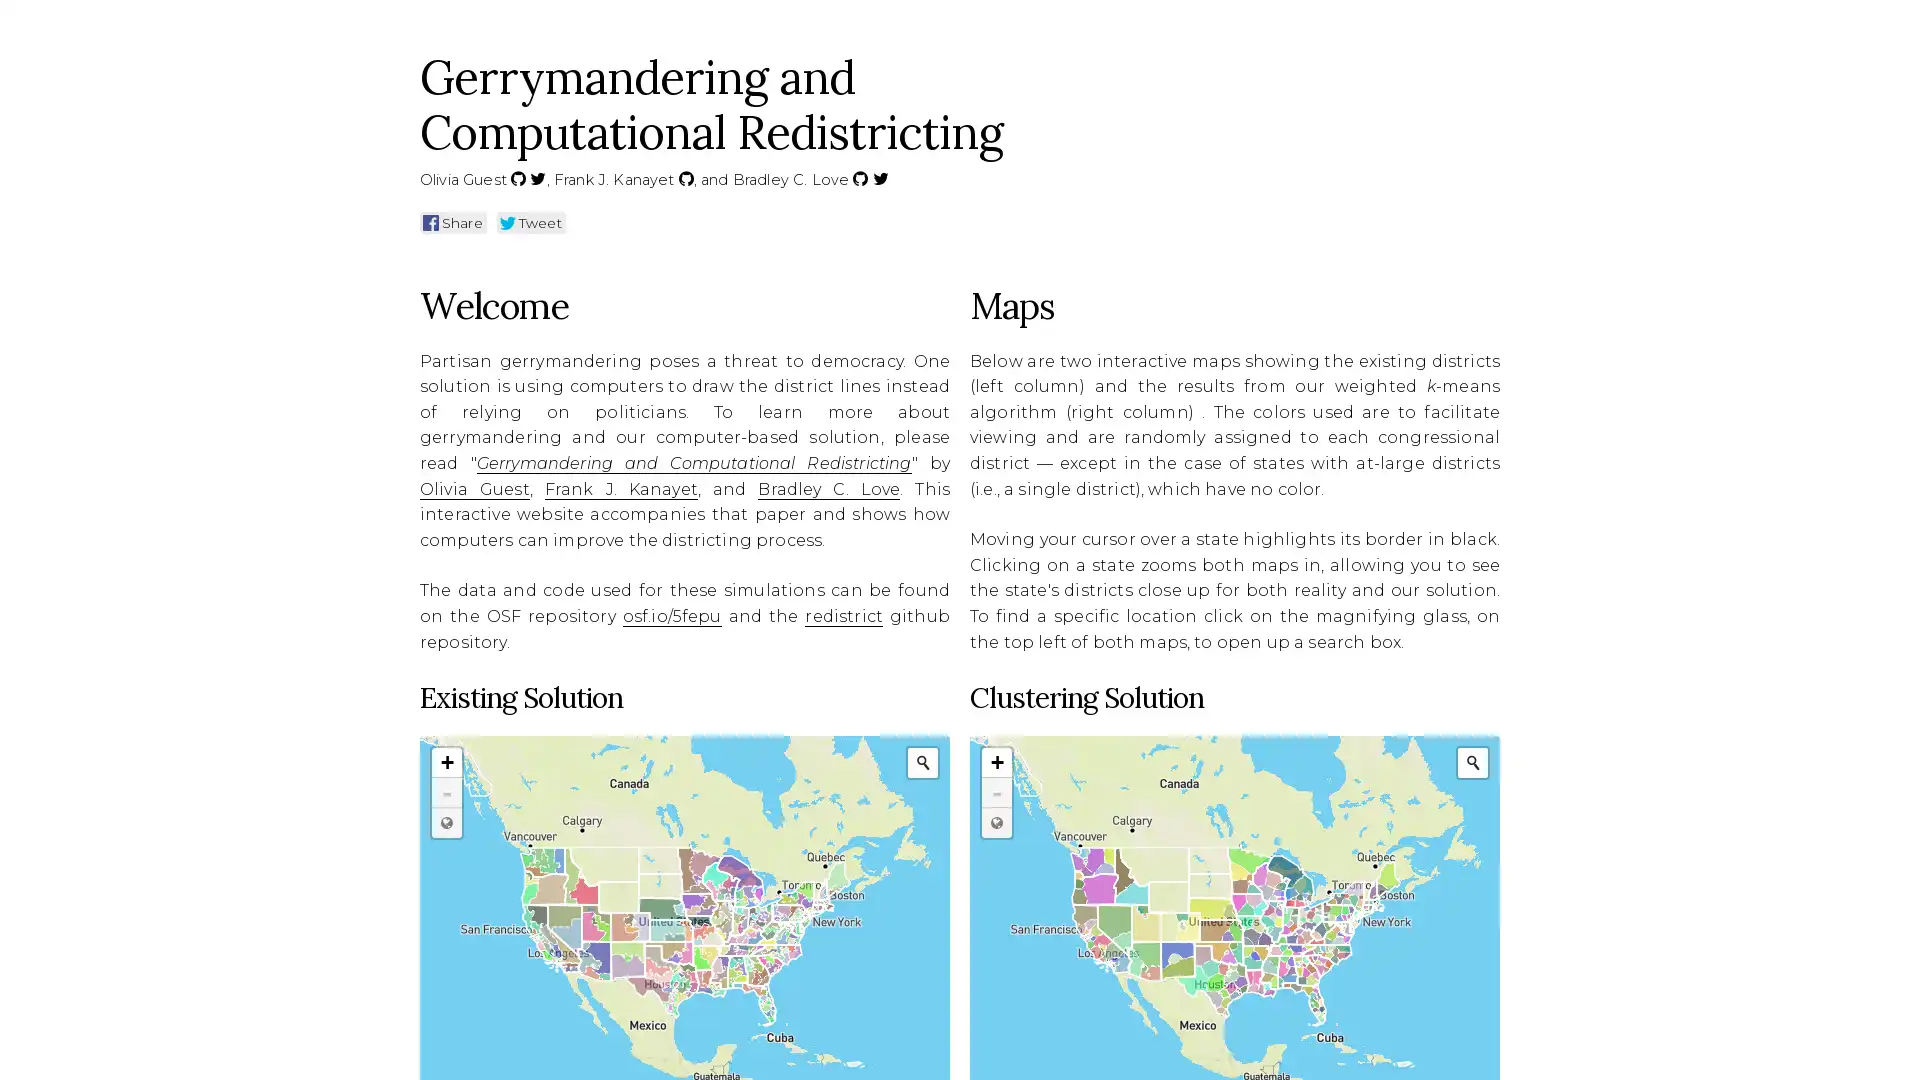  I want to click on Zoom min, so click(445, 822).